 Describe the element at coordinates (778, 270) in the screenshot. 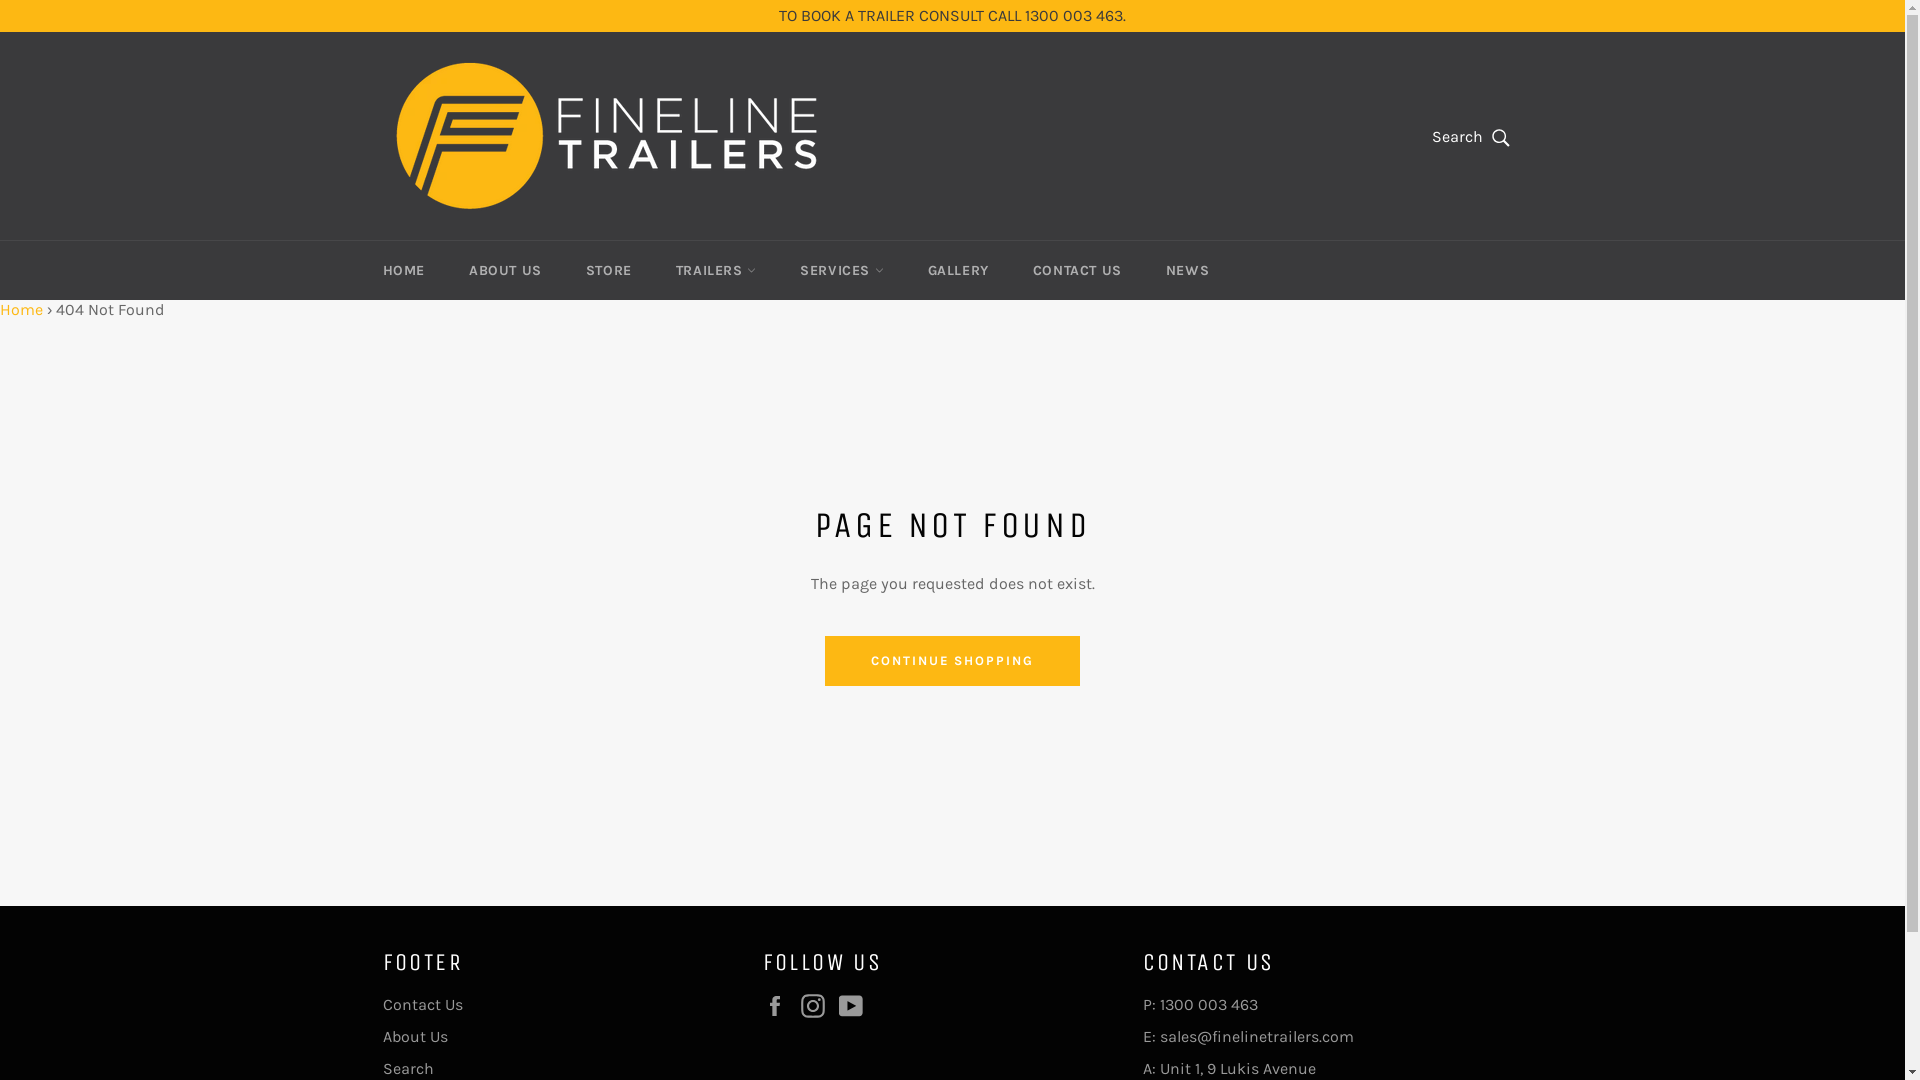

I see `'SERVICES'` at that location.